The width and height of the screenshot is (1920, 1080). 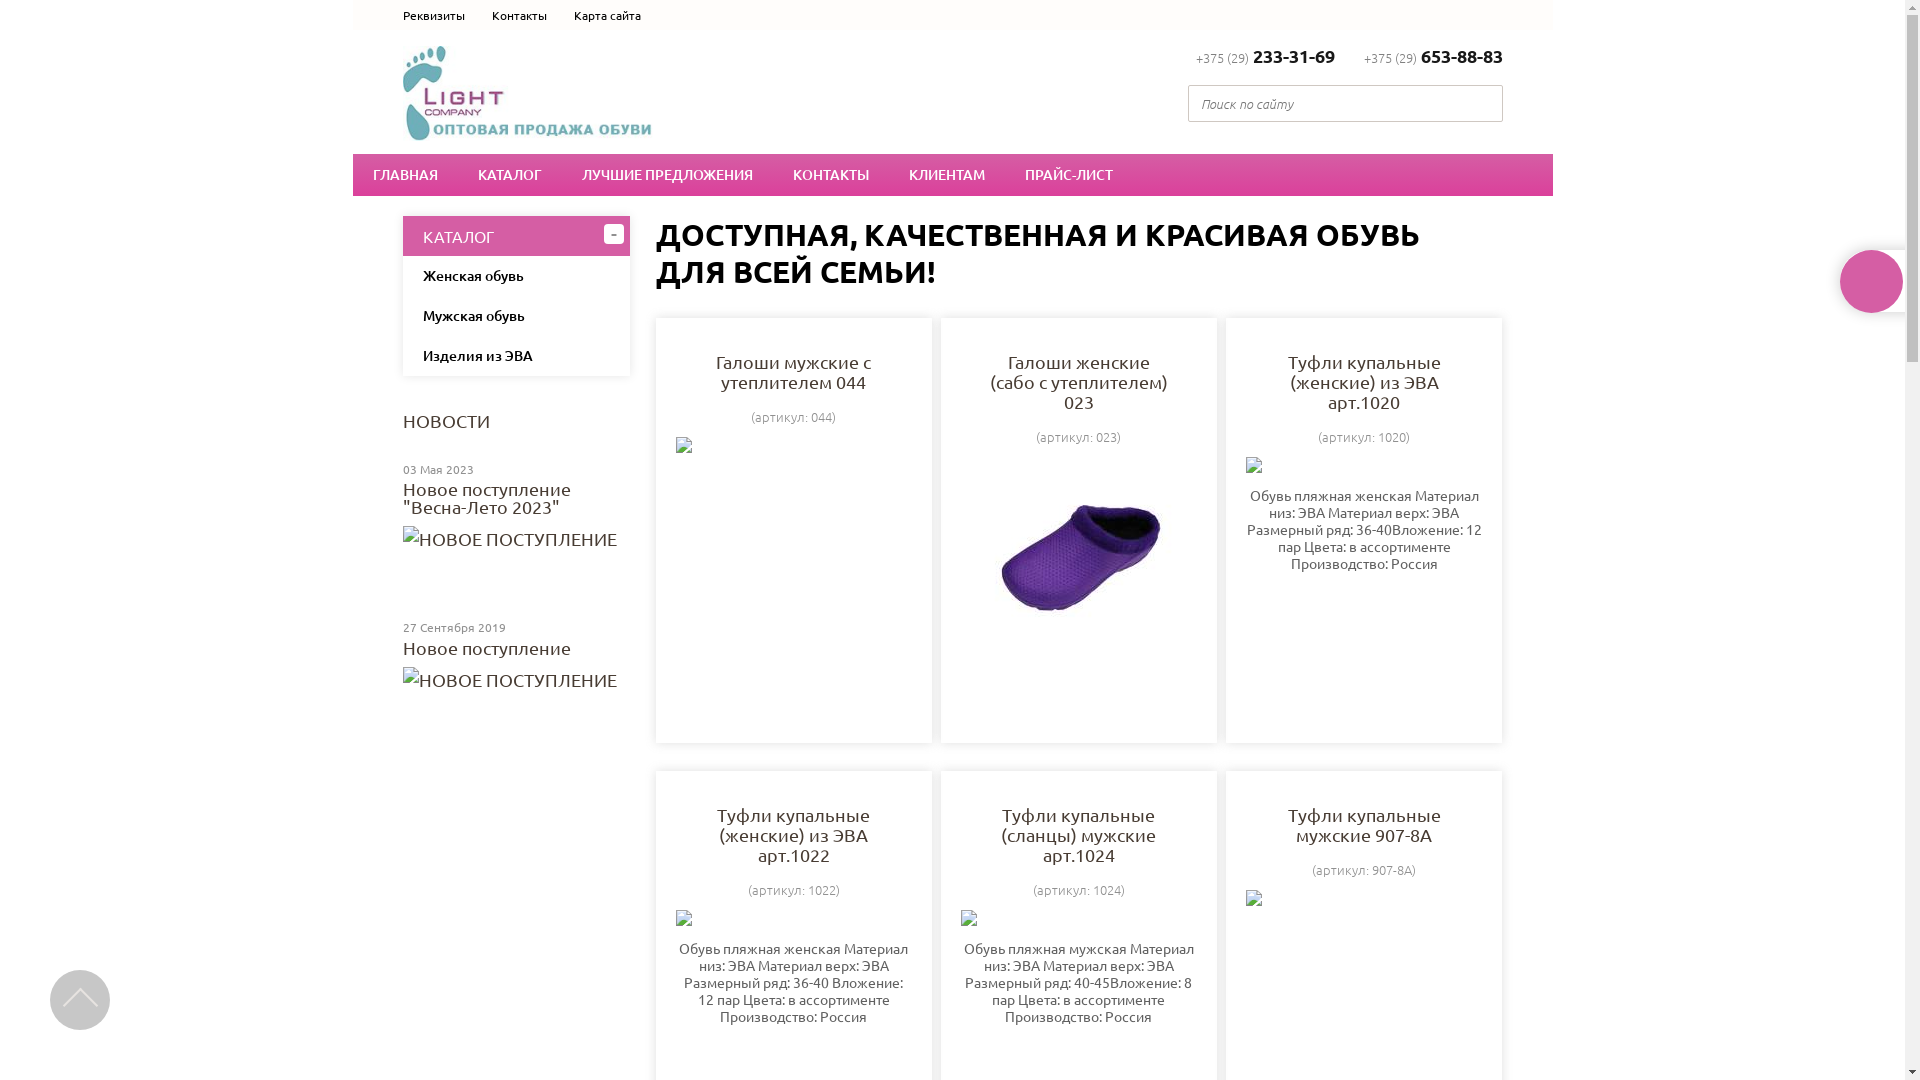 What do you see at coordinates (1195, 56) in the screenshot?
I see `'+375 (29)233-31-69'` at bounding box center [1195, 56].